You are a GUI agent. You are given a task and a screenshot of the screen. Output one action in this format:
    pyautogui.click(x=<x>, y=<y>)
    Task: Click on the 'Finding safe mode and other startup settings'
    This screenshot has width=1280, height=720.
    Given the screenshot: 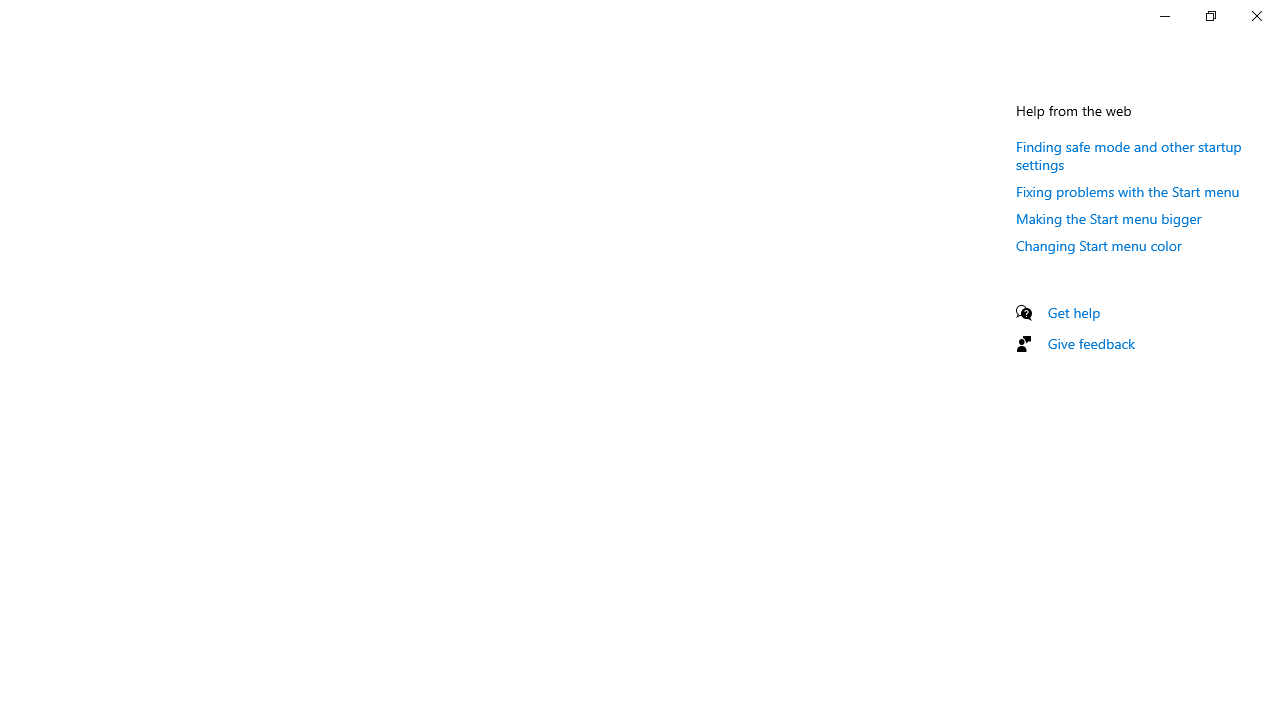 What is the action you would take?
    pyautogui.click(x=1128, y=154)
    